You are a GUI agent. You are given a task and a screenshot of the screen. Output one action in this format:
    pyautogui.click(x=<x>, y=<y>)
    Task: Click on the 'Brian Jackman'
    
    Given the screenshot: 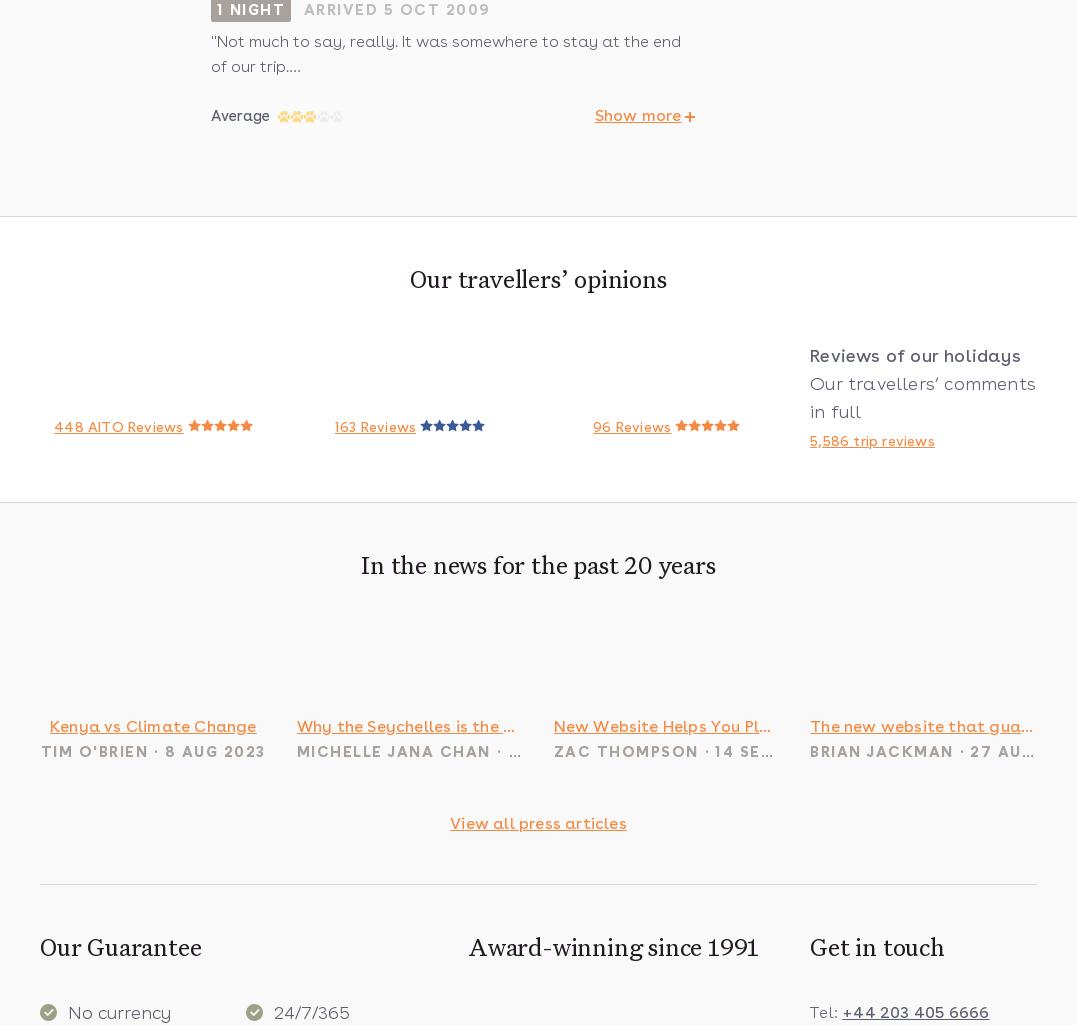 What is the action you would take?
    pyautogui.click(x=881, y=751)
    